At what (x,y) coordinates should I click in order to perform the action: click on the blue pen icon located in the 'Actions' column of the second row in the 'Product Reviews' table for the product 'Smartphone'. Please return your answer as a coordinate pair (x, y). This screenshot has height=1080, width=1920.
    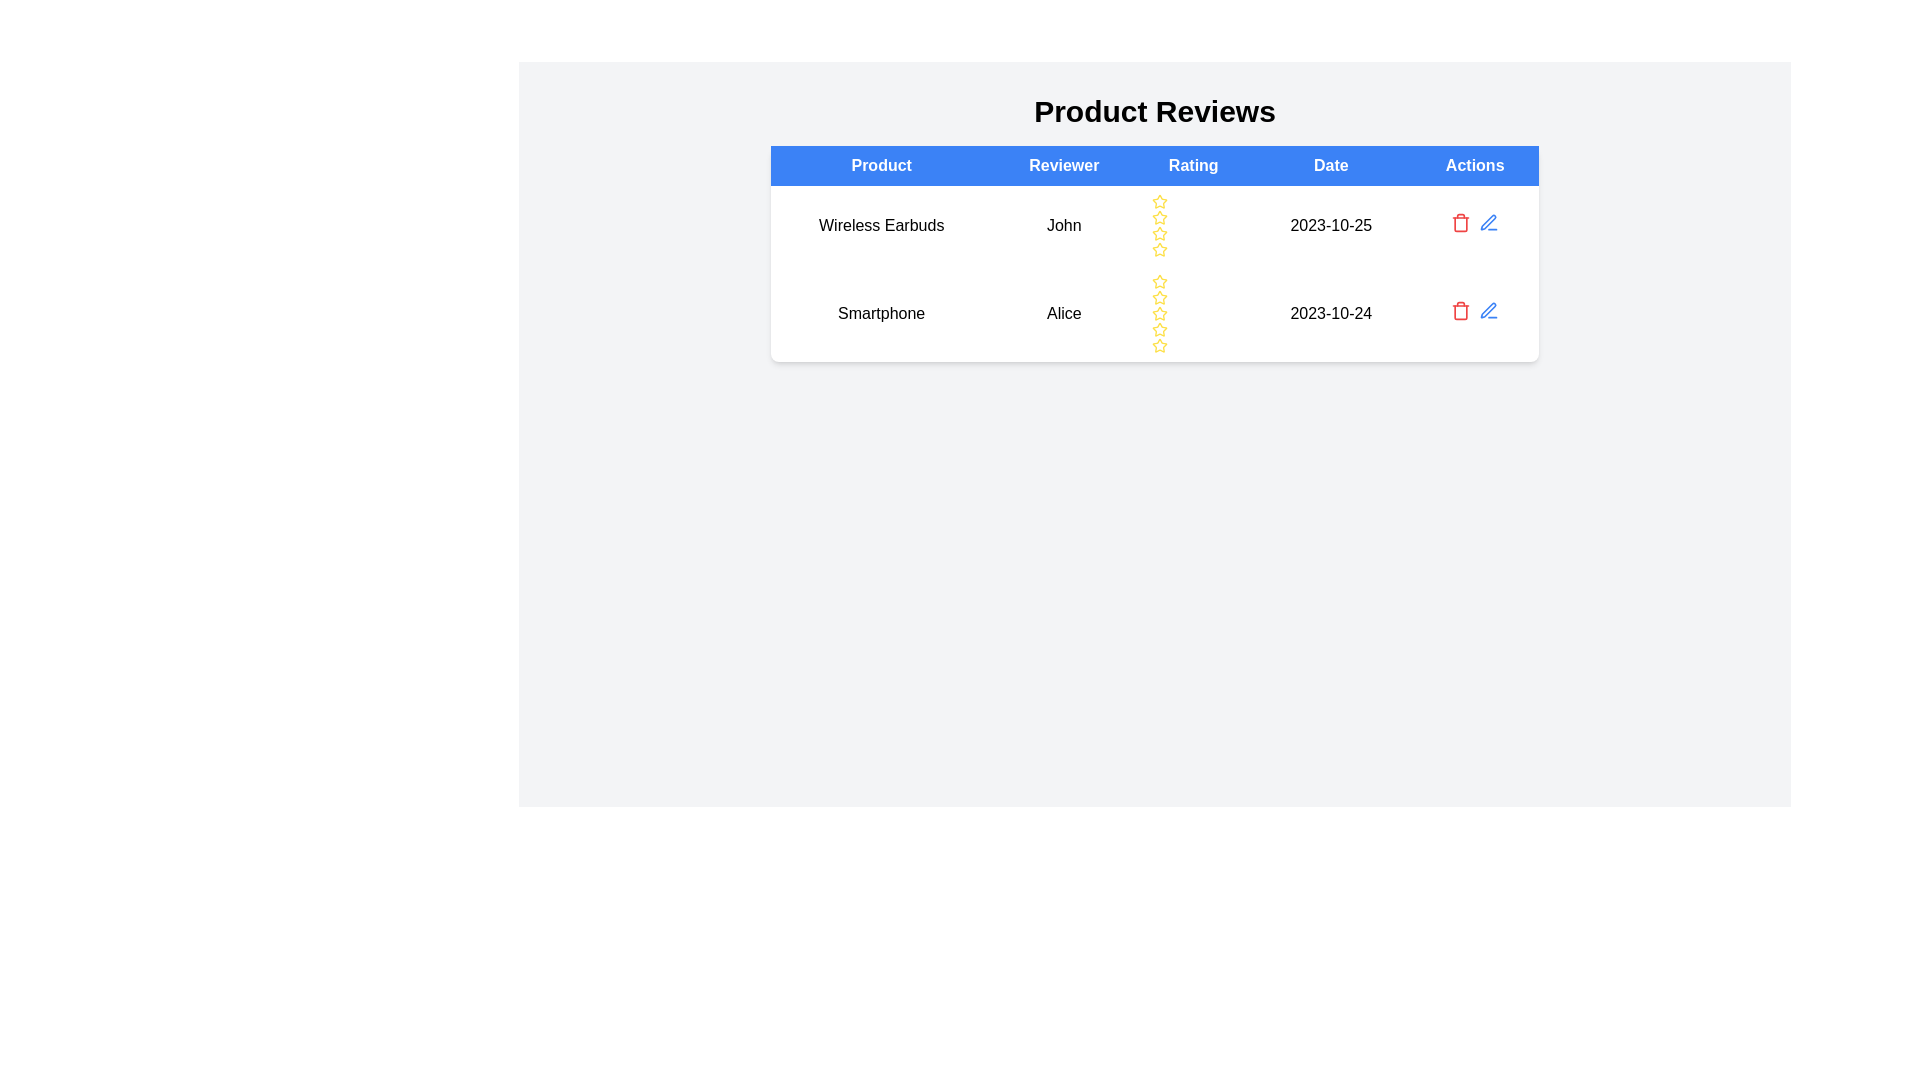
    Looking at the image, I should click on (1488, 222).